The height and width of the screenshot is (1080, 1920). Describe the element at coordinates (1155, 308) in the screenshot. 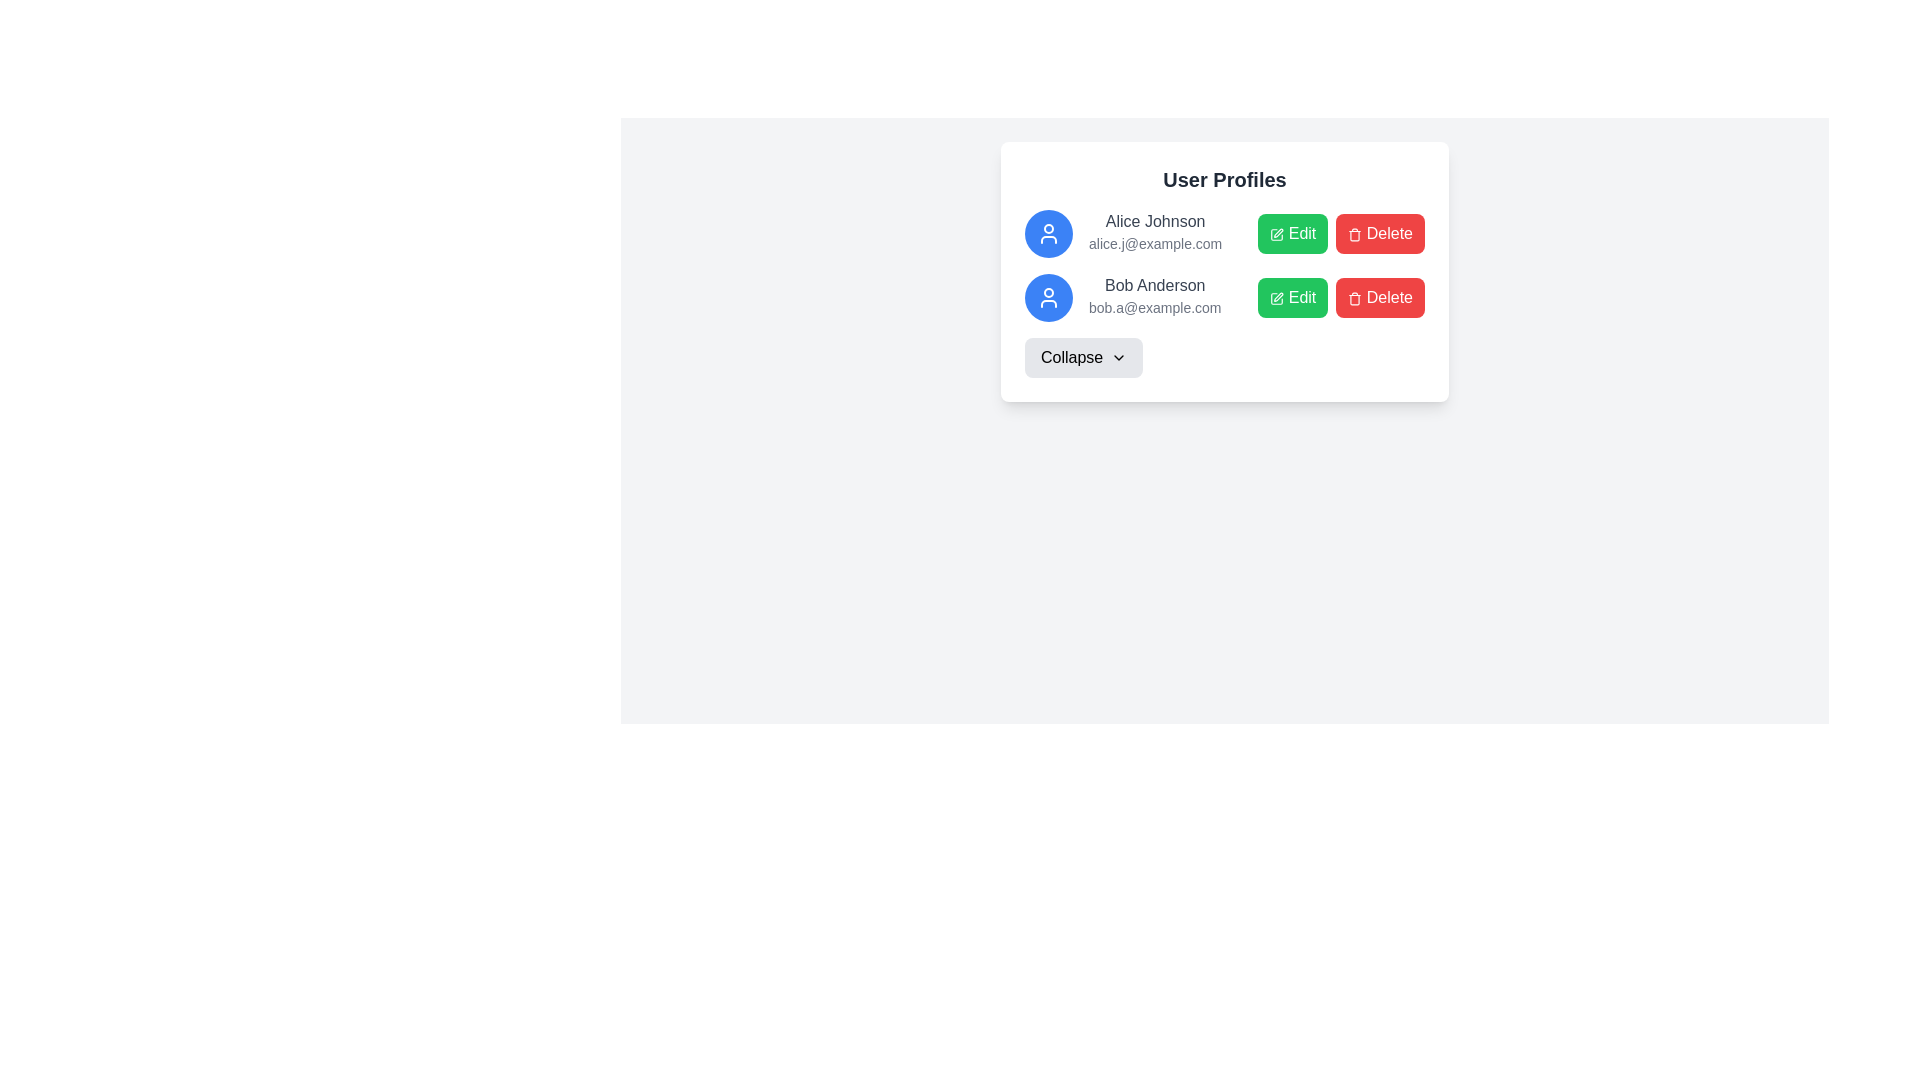

I see `the static text label displaying the email address 'bob.a@example.com', which is positioned directly below the name 'Bob Anderson' within the user profile block` at that location.